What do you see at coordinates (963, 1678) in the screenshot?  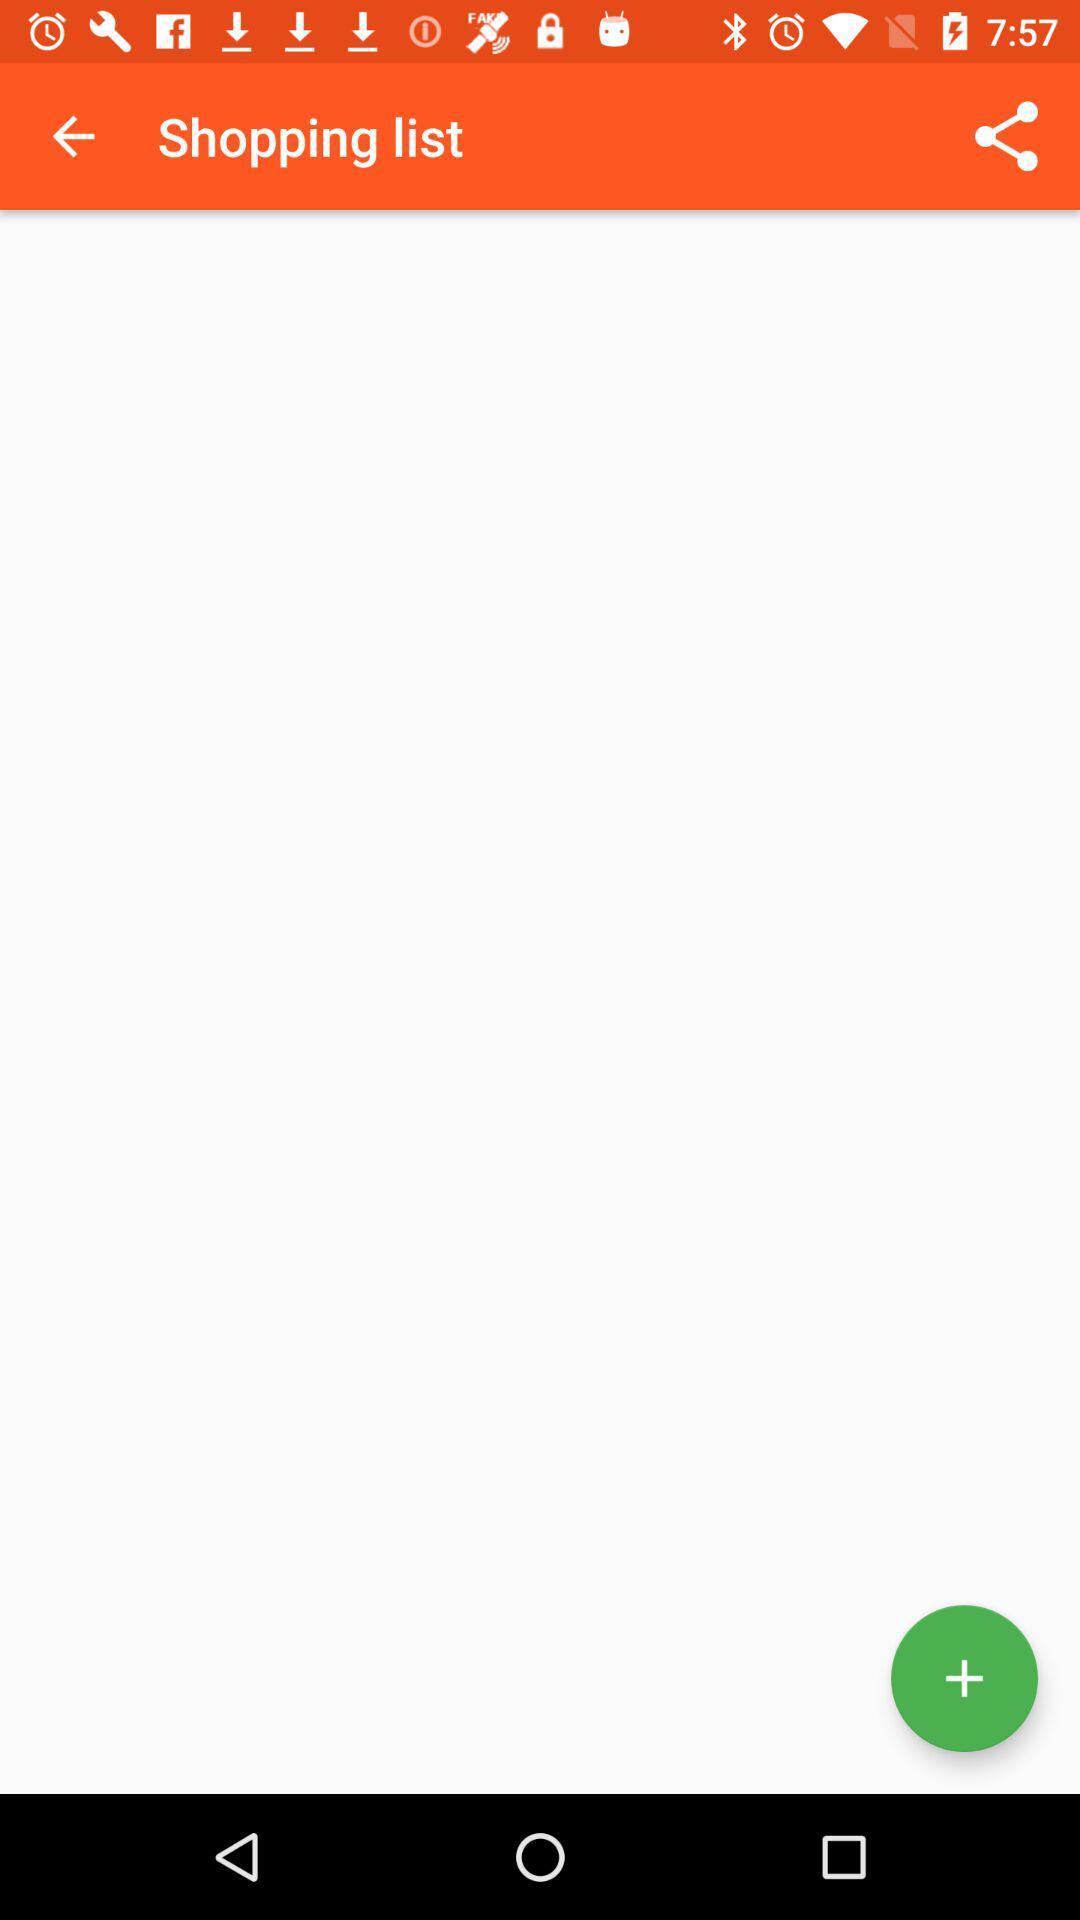 I see `new item` at bounding box center [963, 1678].